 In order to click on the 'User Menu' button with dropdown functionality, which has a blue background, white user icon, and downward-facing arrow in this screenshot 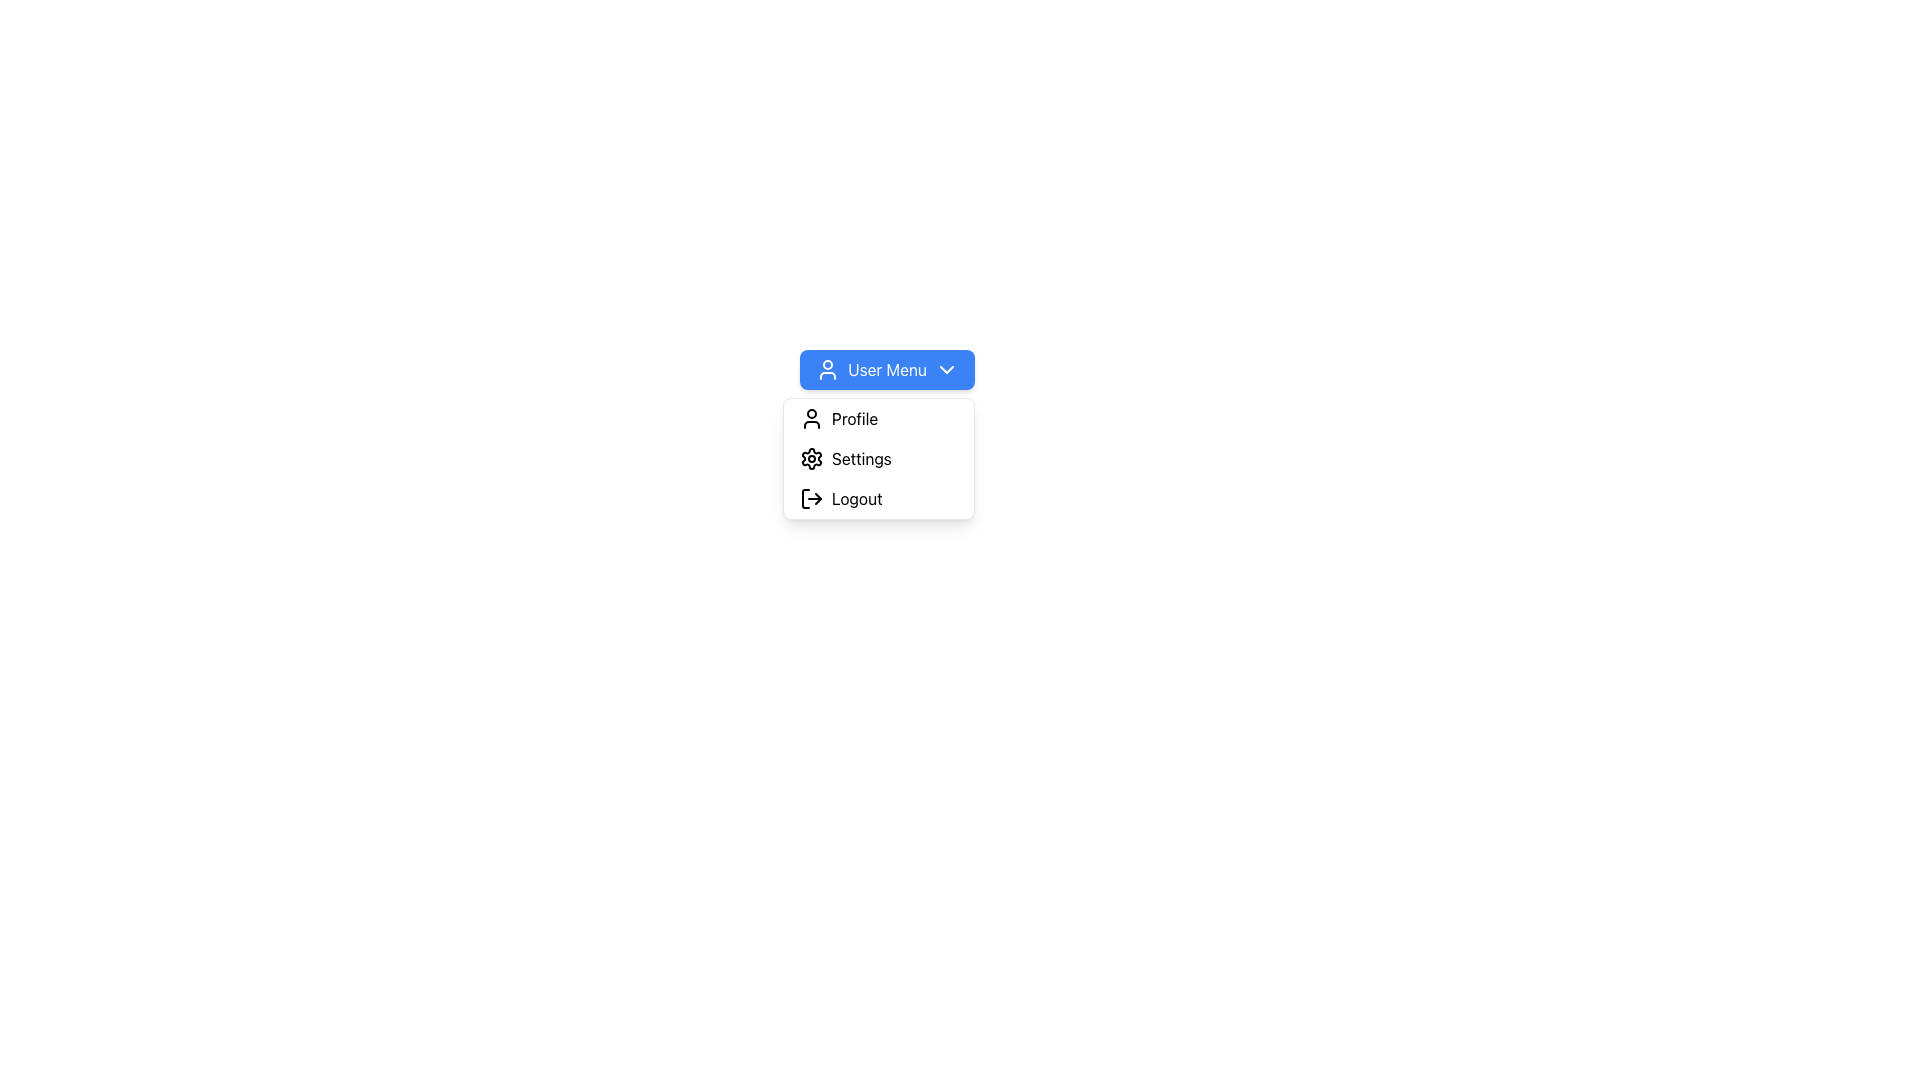, I will do `click(886, 370)`.